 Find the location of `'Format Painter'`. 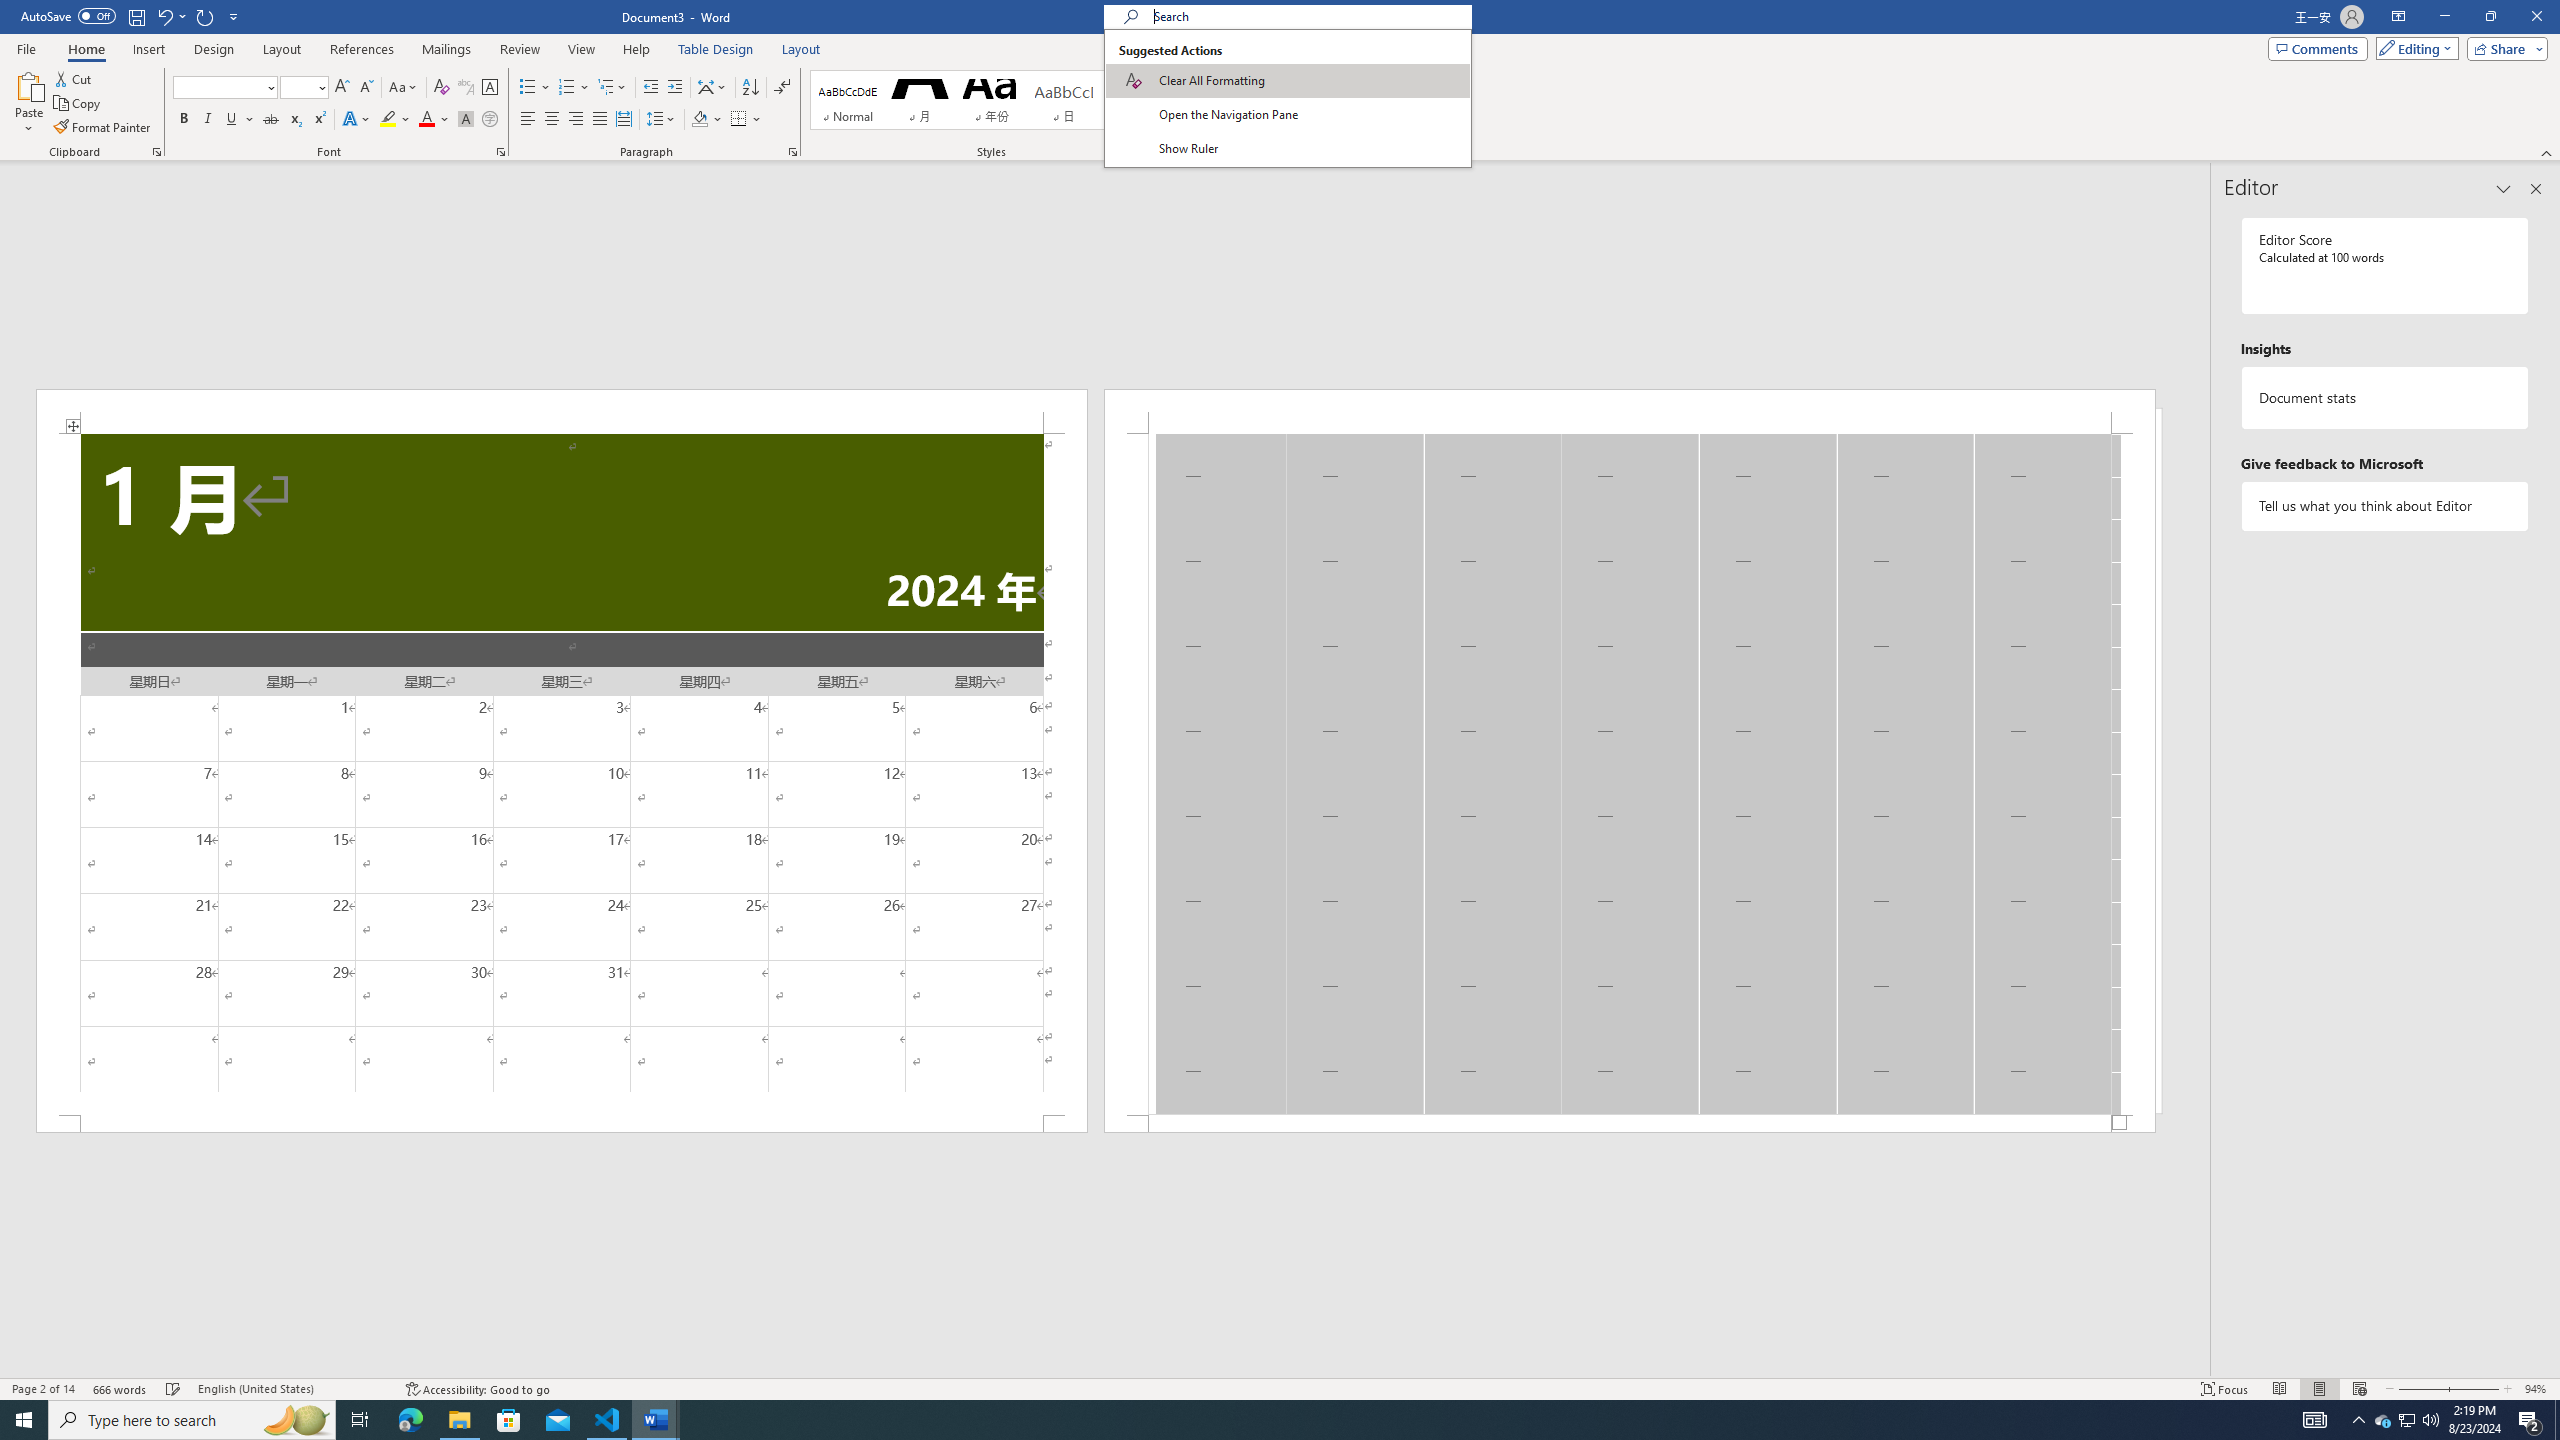

'Format Painter' is located at coordinates (102, 127).